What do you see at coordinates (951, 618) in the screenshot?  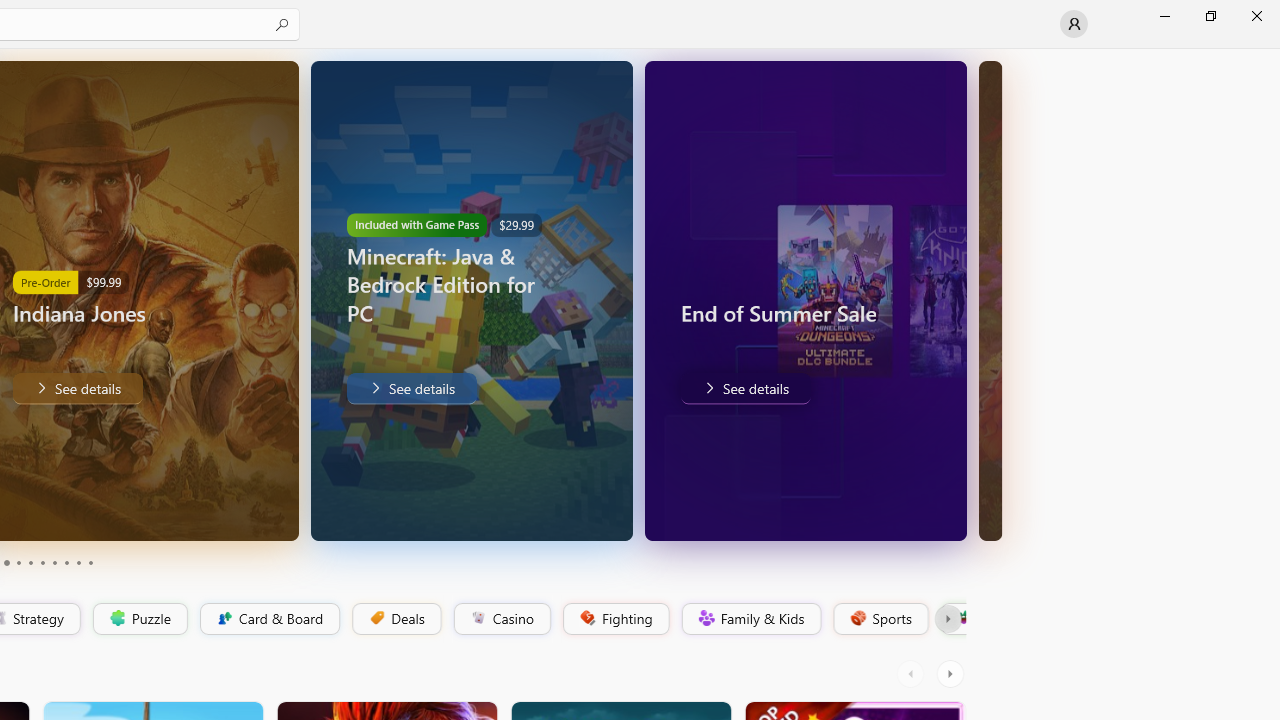 I see `'Platformer'` at bounding box center [951, 618].